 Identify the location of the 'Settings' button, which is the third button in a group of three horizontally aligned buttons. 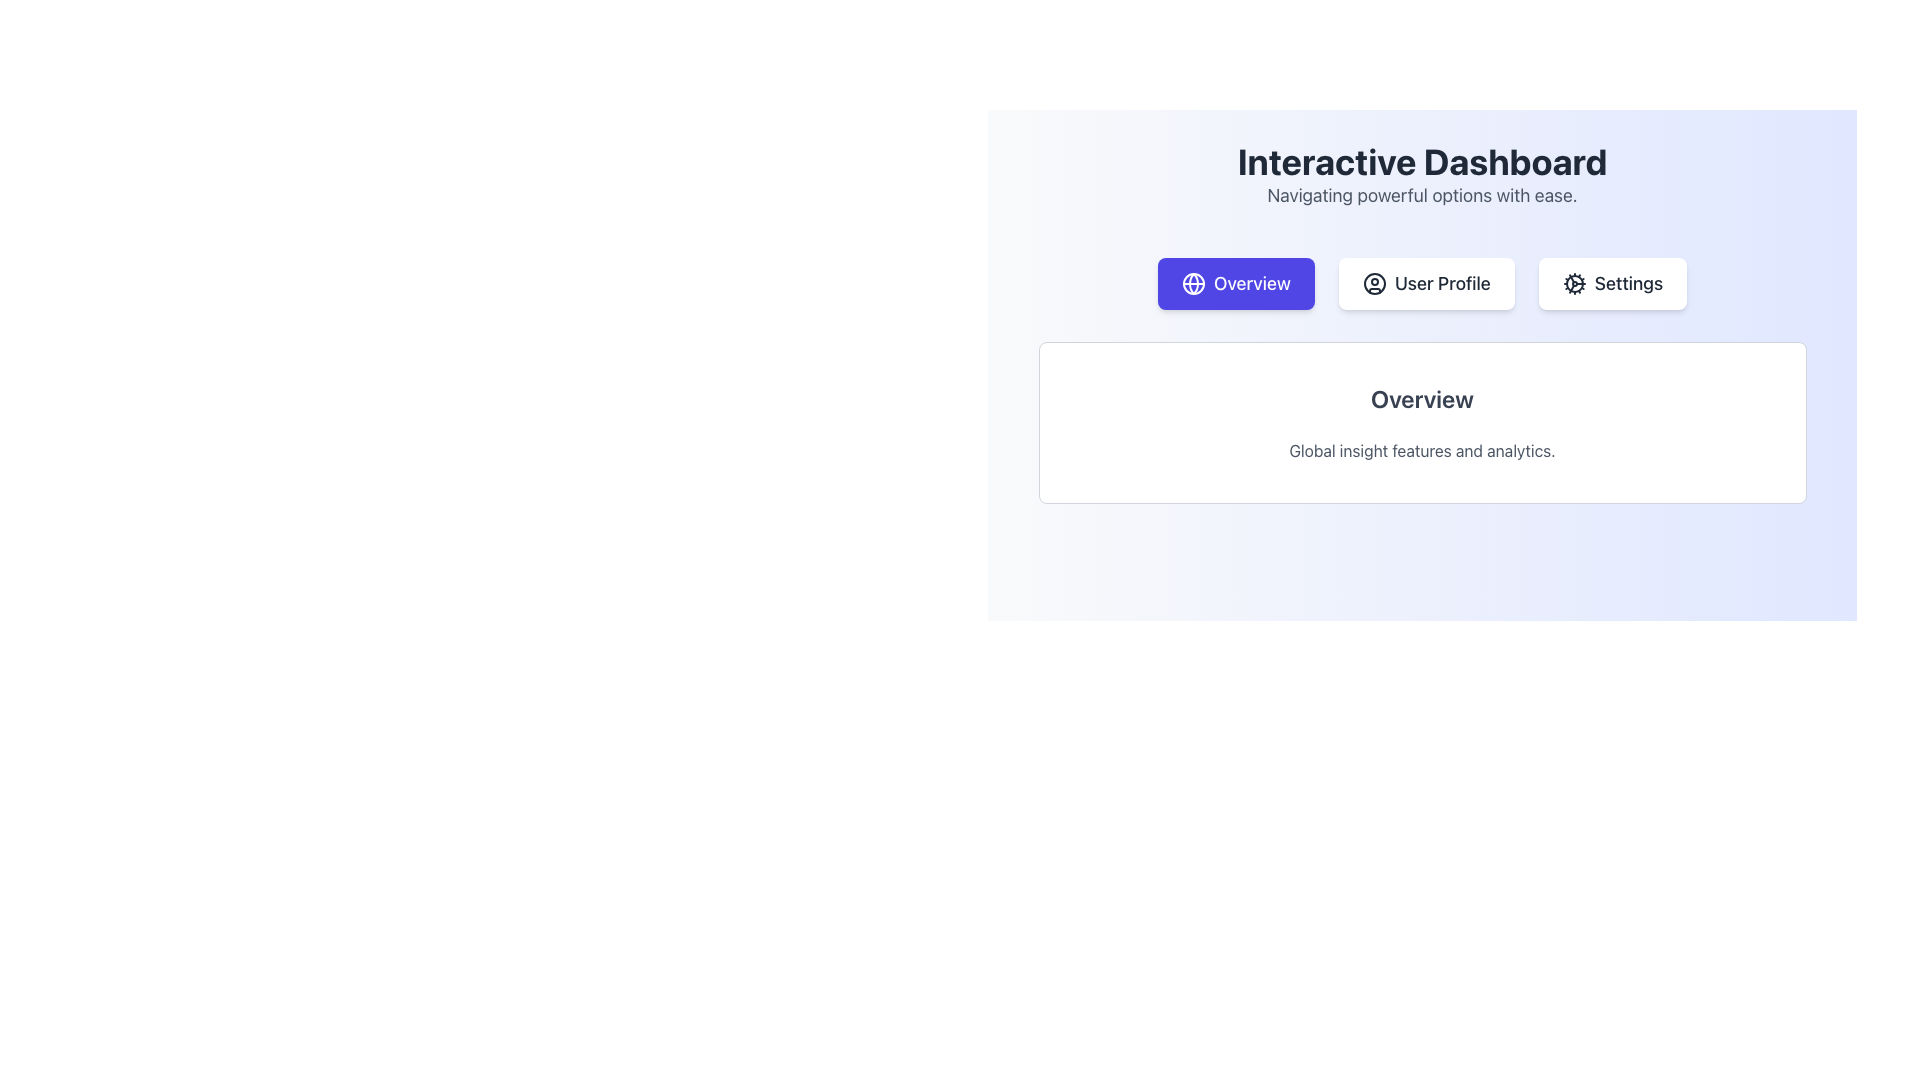
(1612, 284).